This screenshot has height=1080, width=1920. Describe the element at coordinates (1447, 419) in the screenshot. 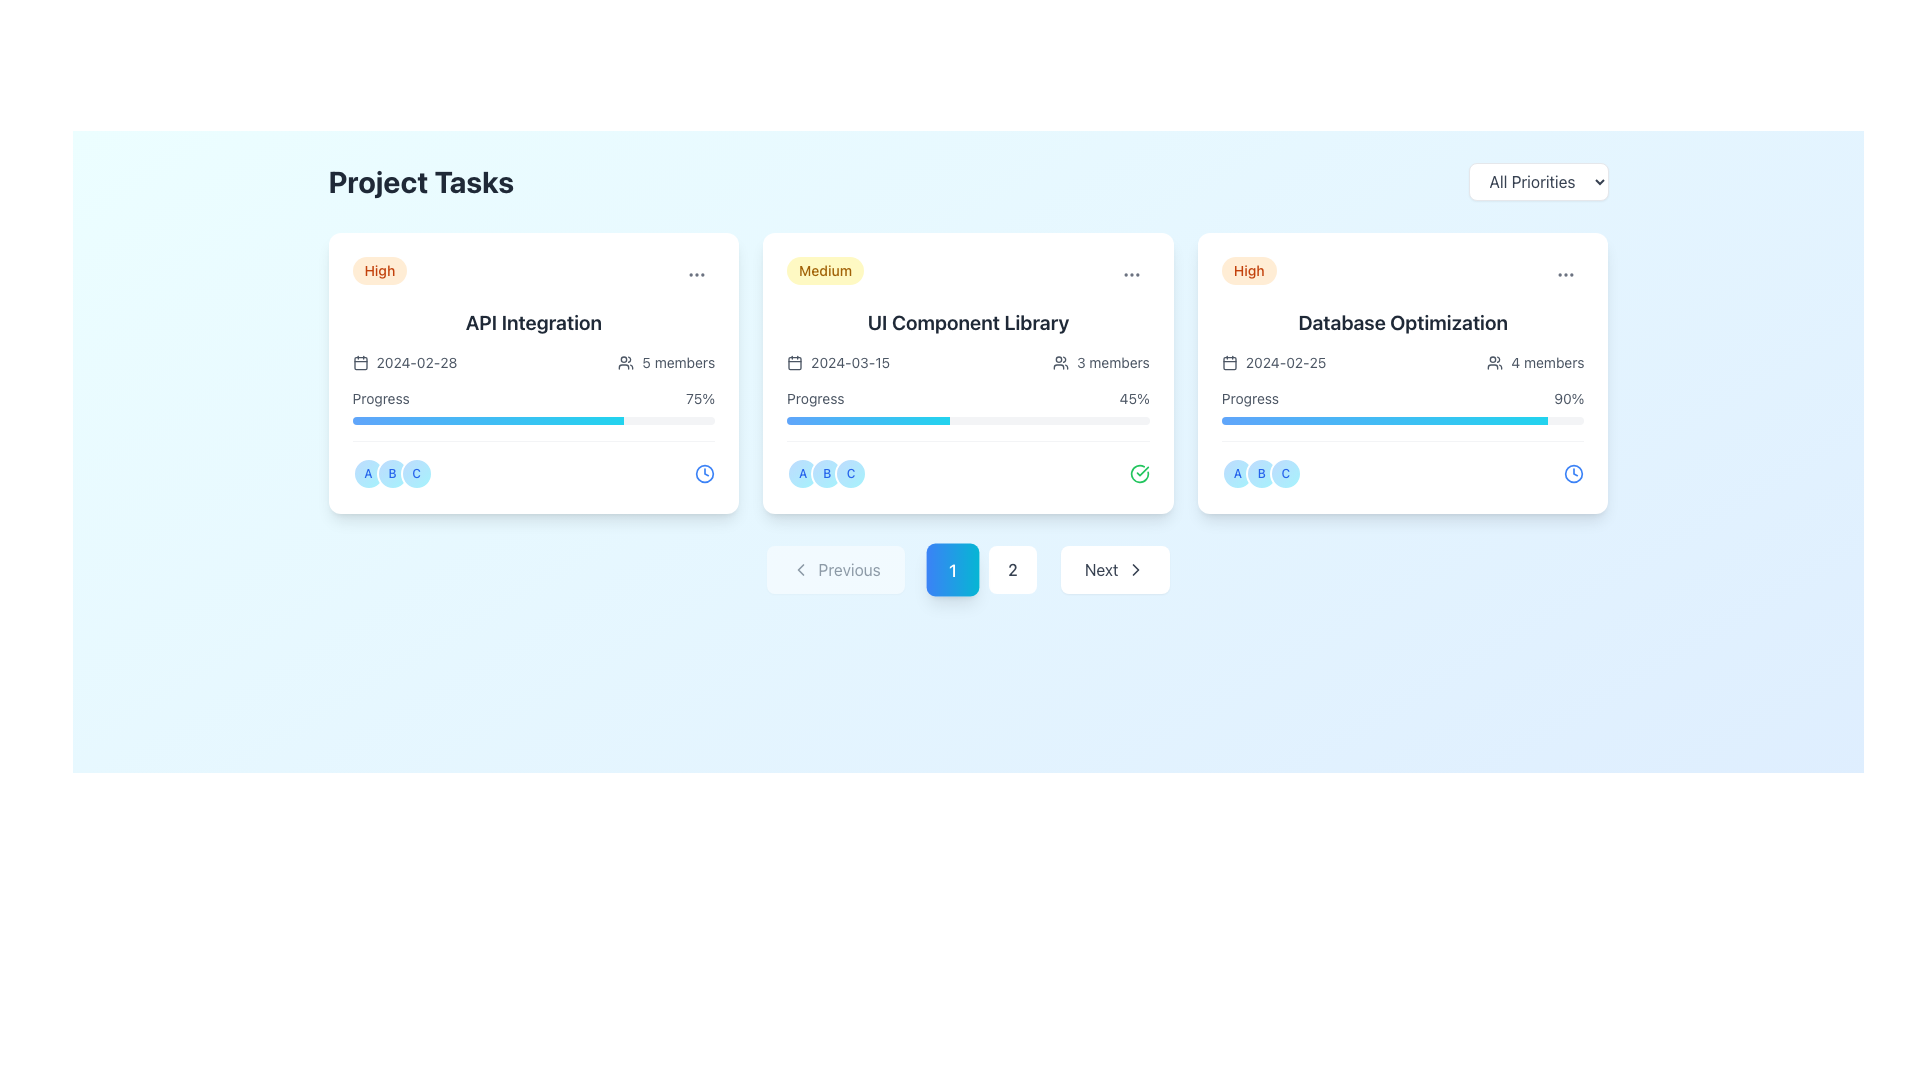

I see `progress` at that location.